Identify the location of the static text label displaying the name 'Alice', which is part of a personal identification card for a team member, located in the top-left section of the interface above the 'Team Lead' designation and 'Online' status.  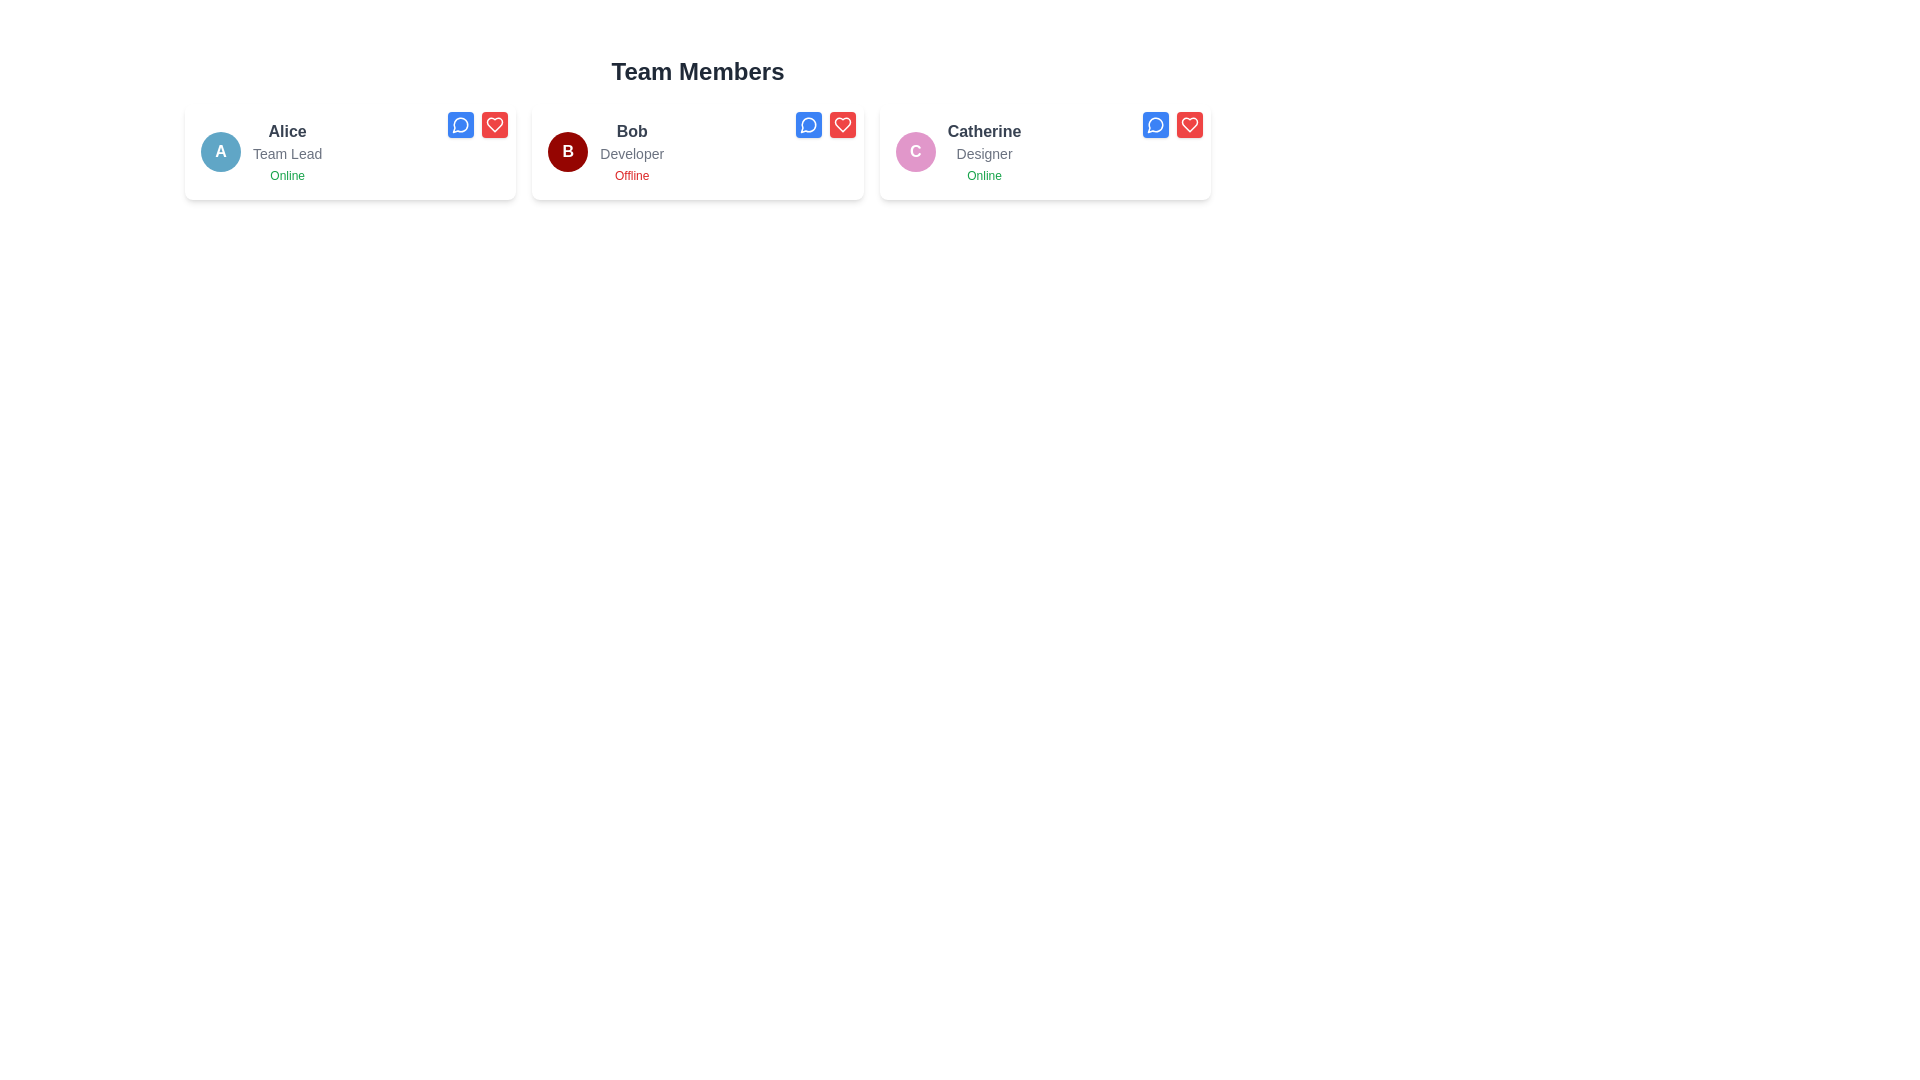
(286, 131).